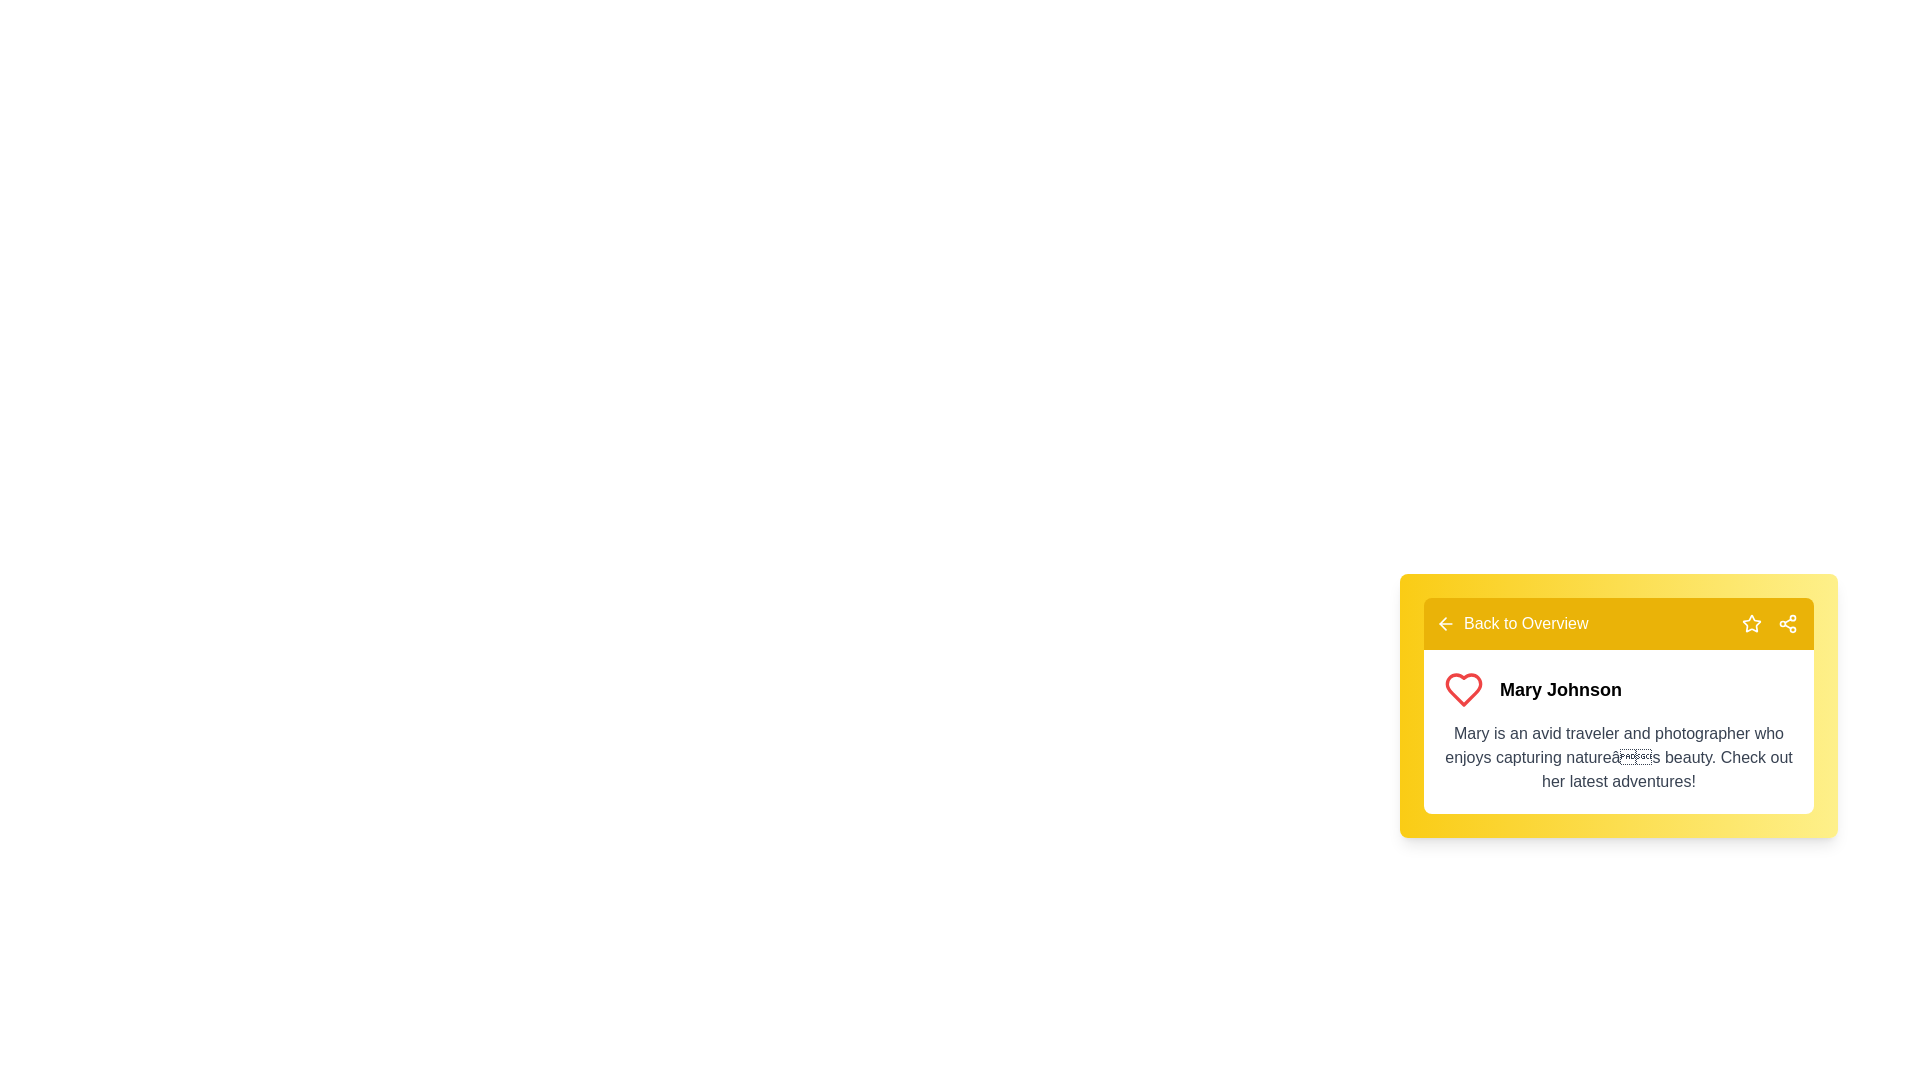 Image resolution: width=1920 pixels, height=1080 pixels. I want to click on the name displayed in the text label, so click(1559, 689).